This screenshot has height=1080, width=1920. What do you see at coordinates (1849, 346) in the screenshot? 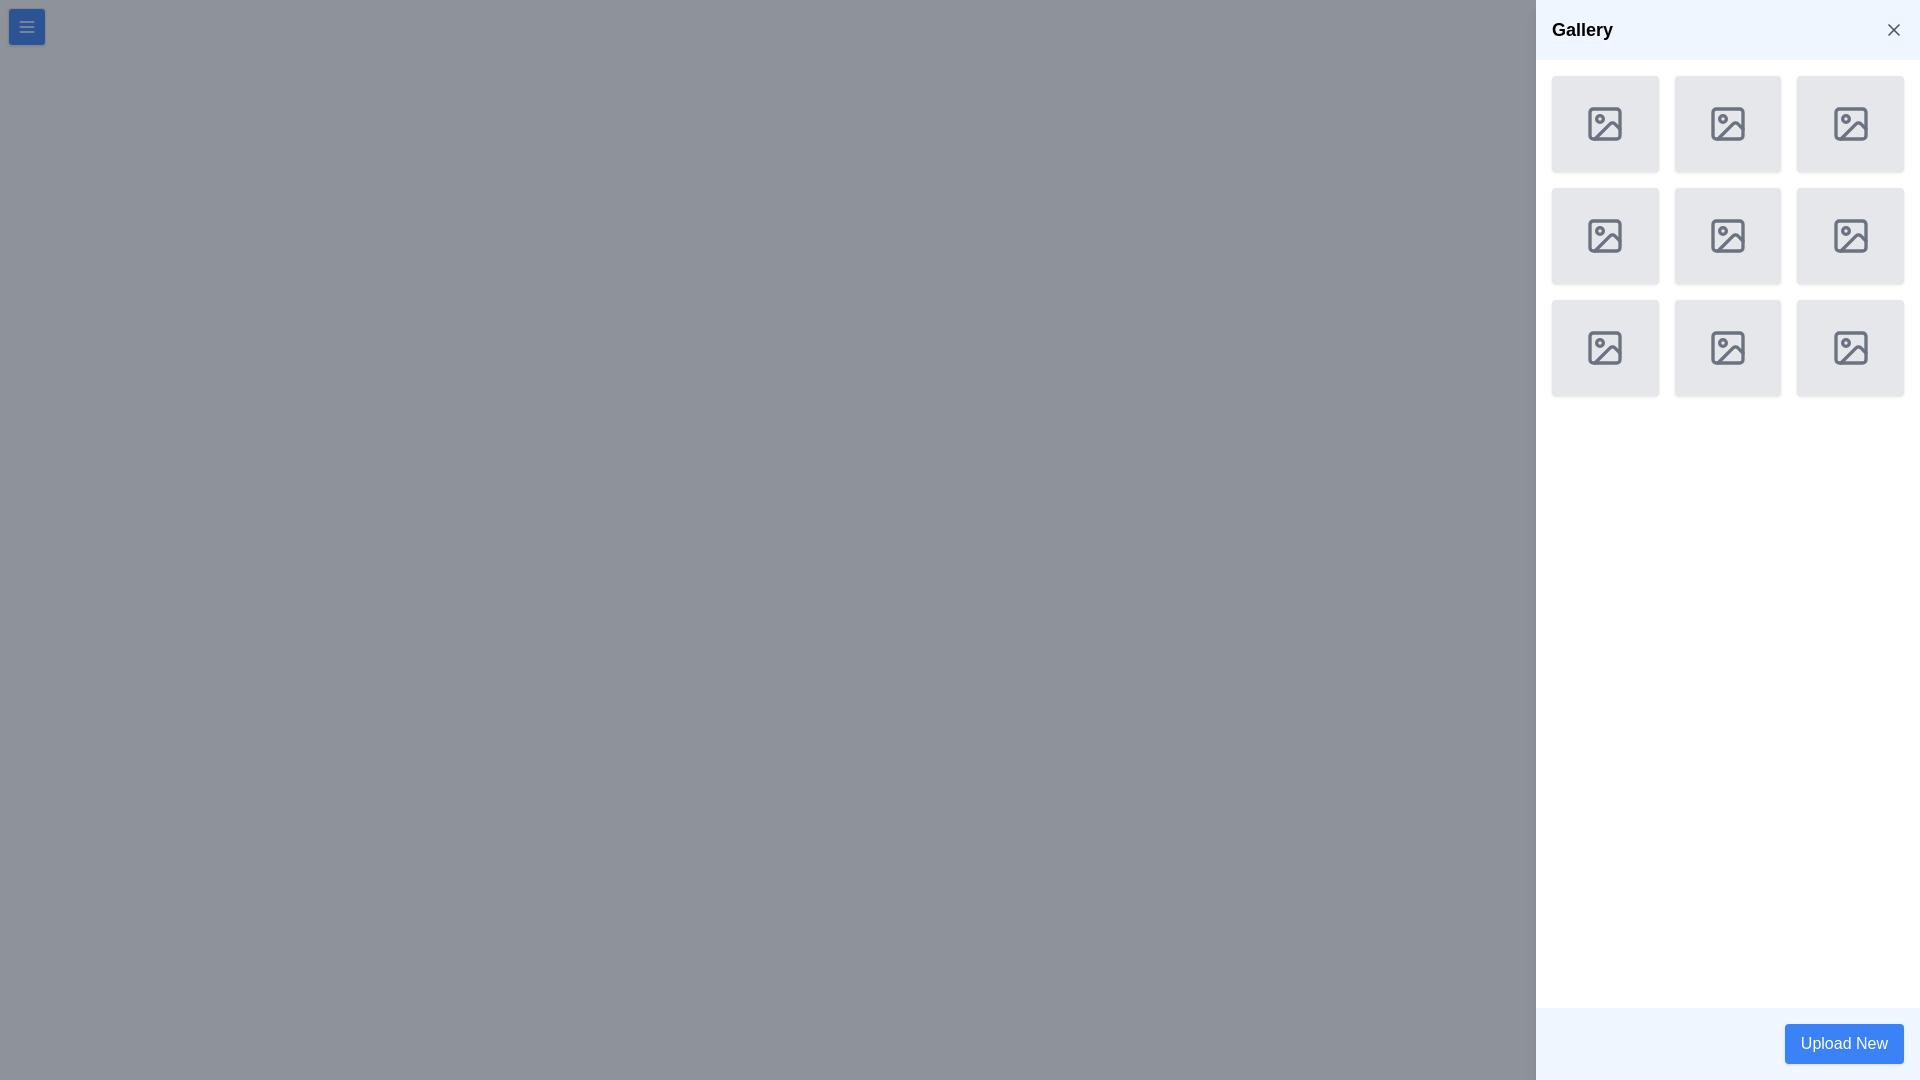
I see `the placeholder with an icon located in the bottom-right corner of the gallery layout, which represents a missing or generic image` at bounding box center [1849, 346].